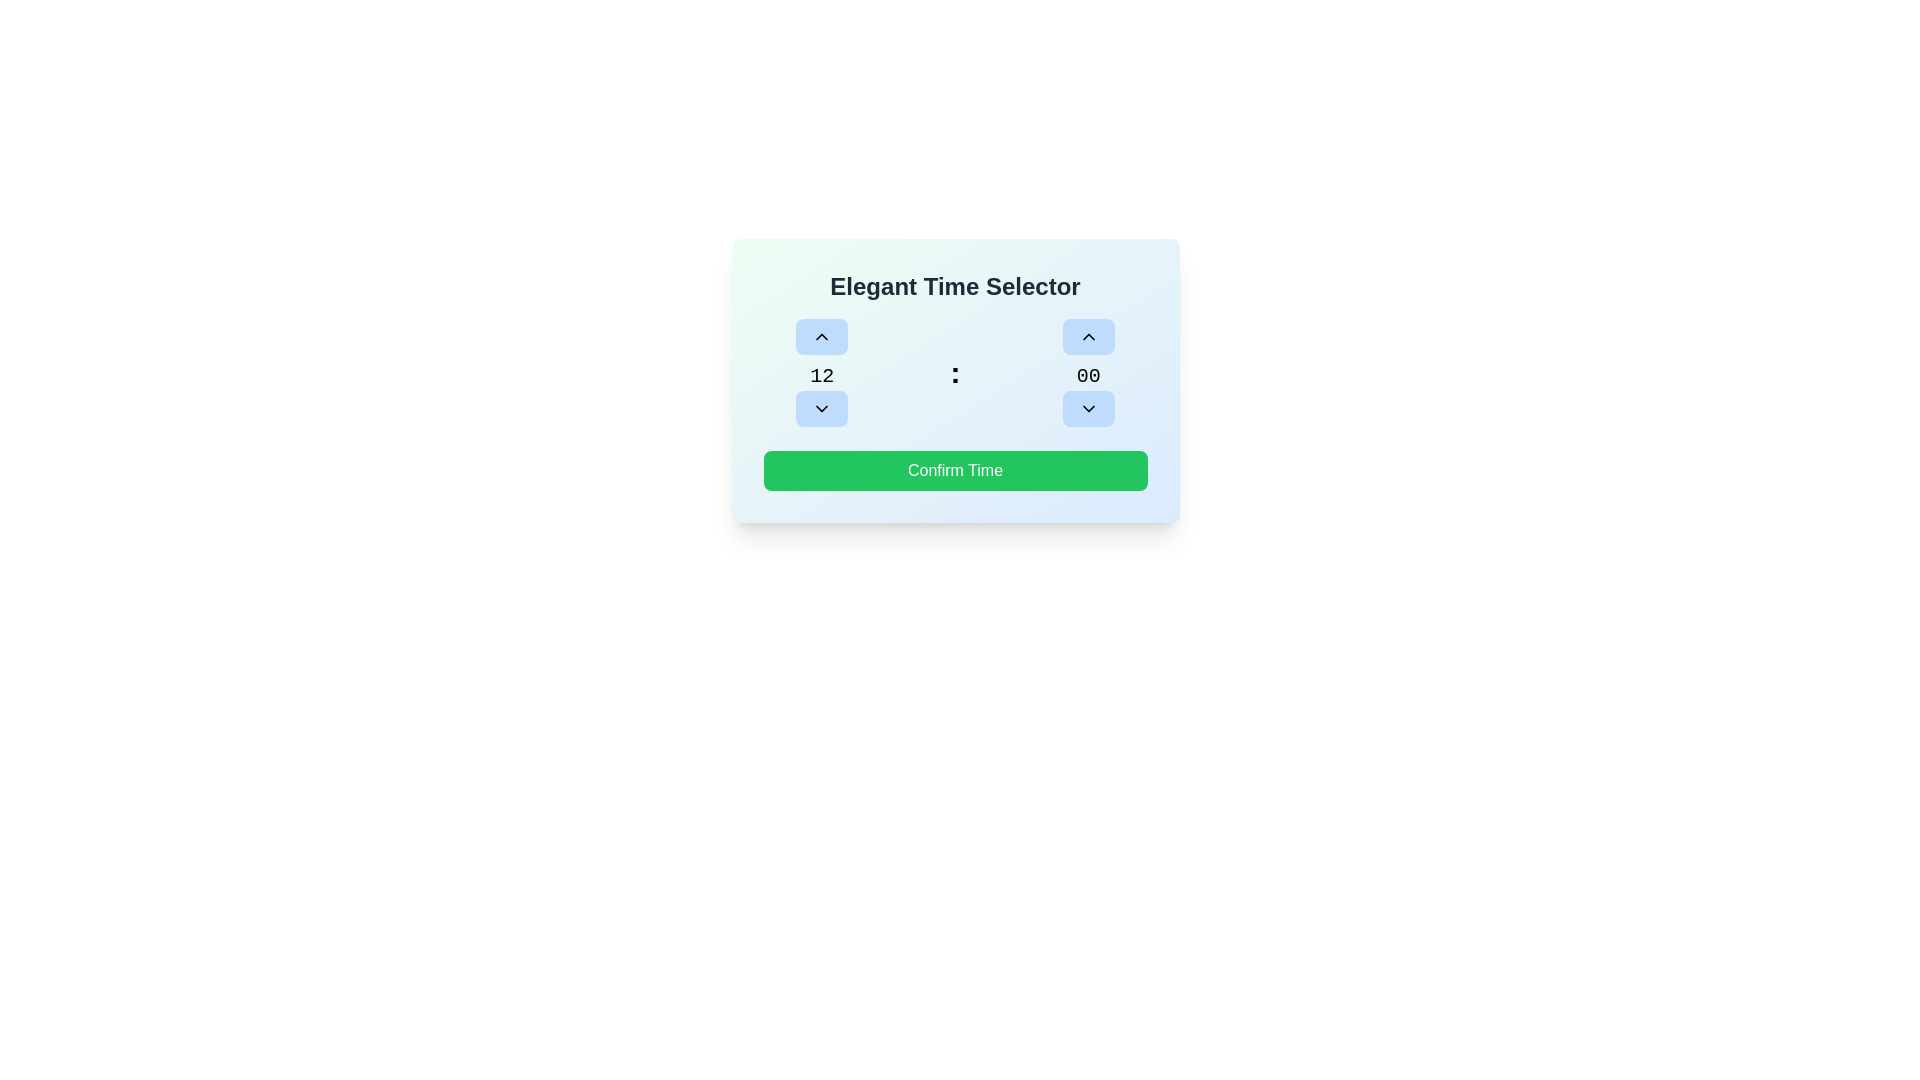  I want to click on the rectangular button with rounded corners and a blue background containing a downwards-facing arrow icon, so click(822, 407).